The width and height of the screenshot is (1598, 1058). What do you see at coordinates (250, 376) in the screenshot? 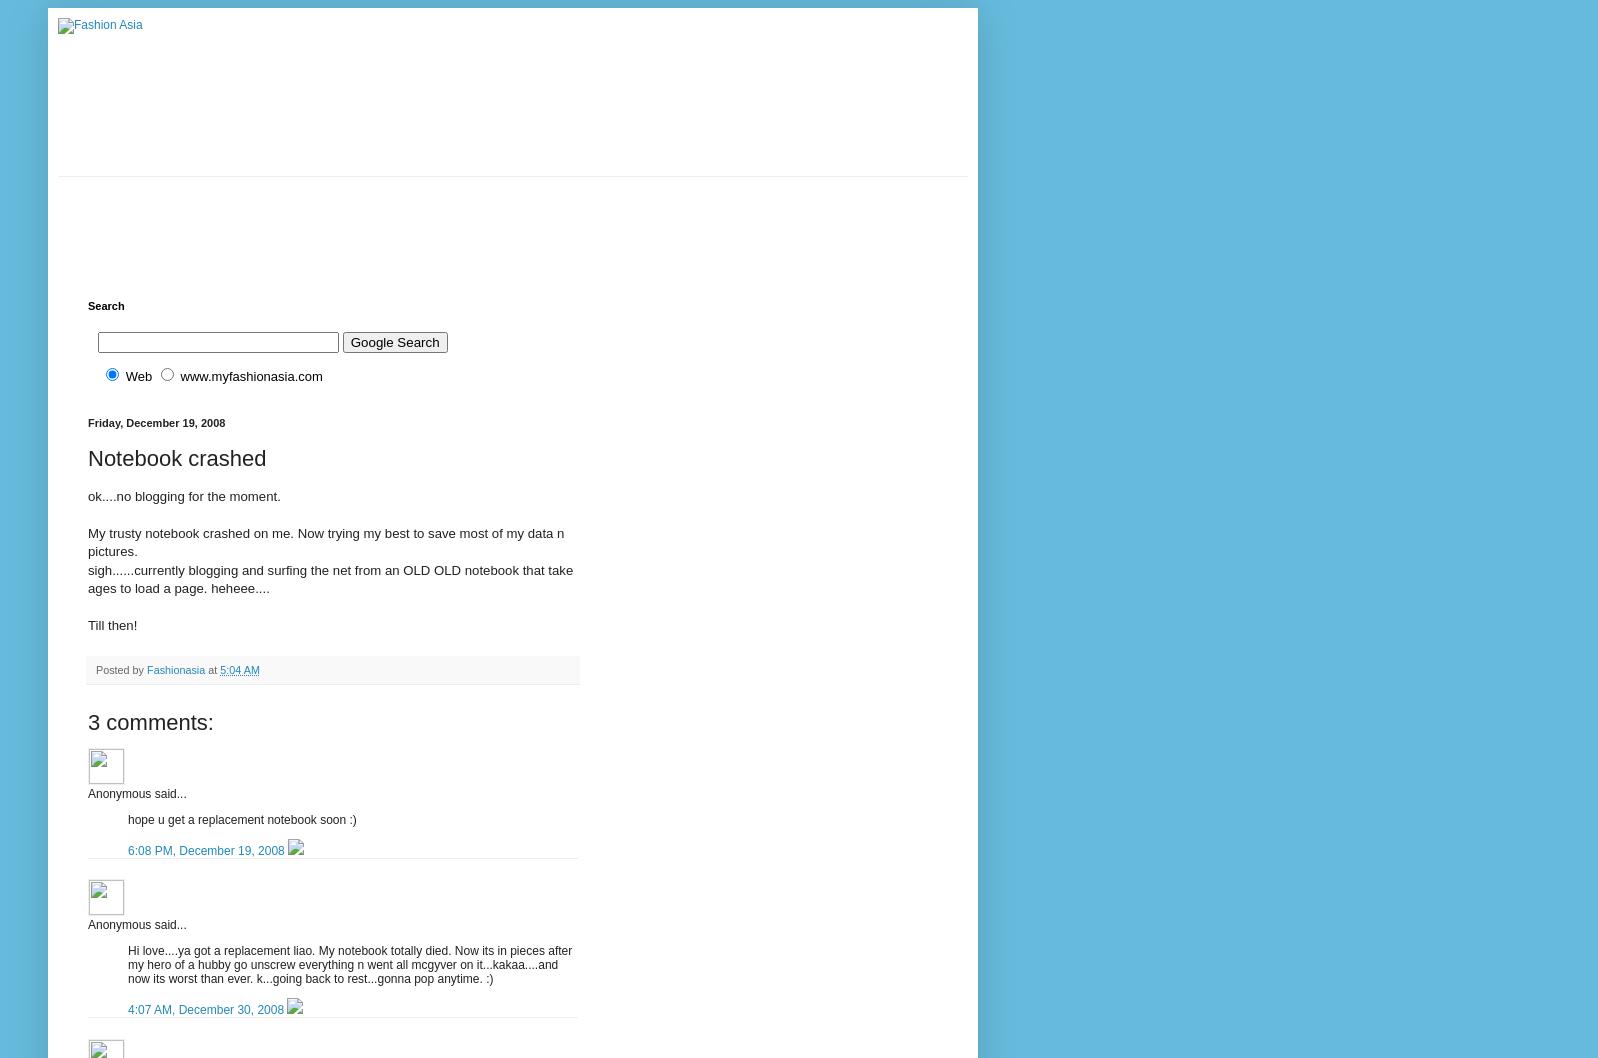
I see `'www.myfashionasia.com'` at bounding box center [250, 376].